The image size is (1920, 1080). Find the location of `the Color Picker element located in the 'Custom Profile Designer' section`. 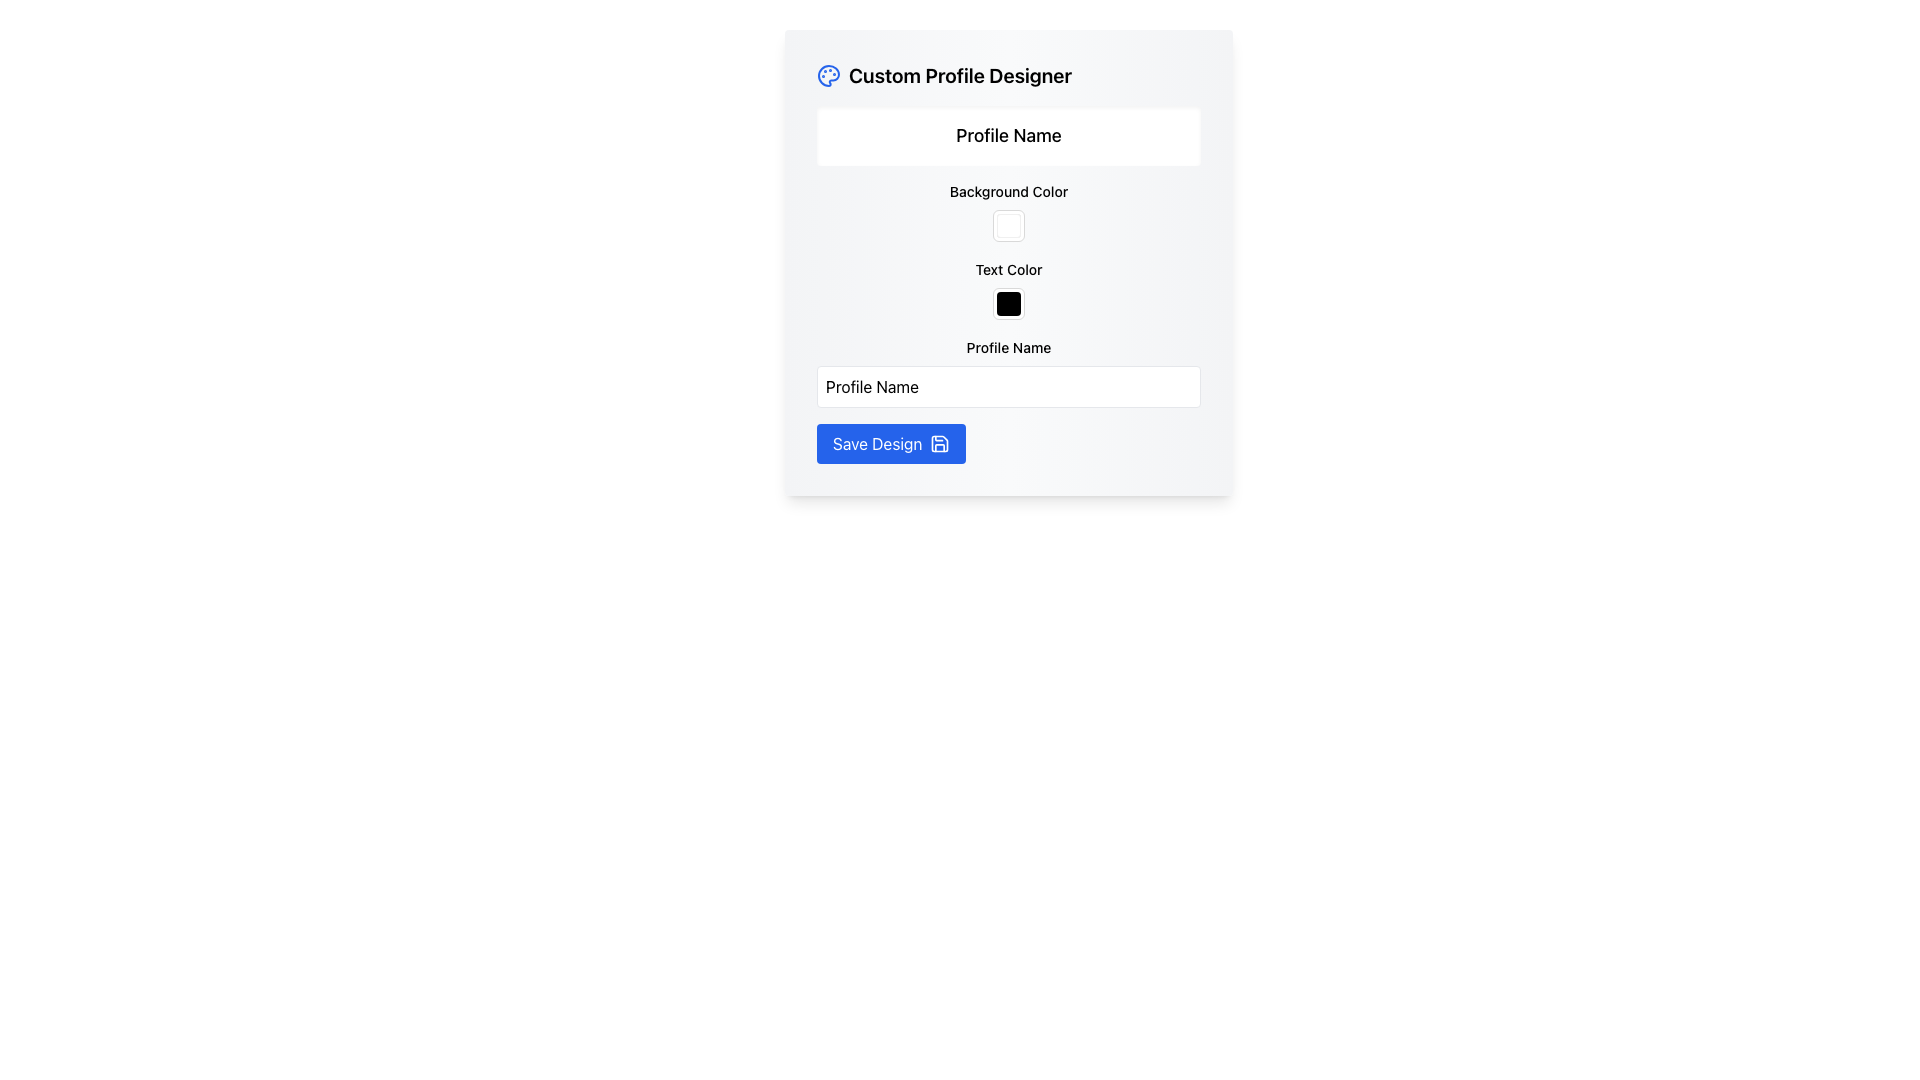

the Color Picker element located in the 'Custom Profile Designer' section is located at coordinates (1008, 290).